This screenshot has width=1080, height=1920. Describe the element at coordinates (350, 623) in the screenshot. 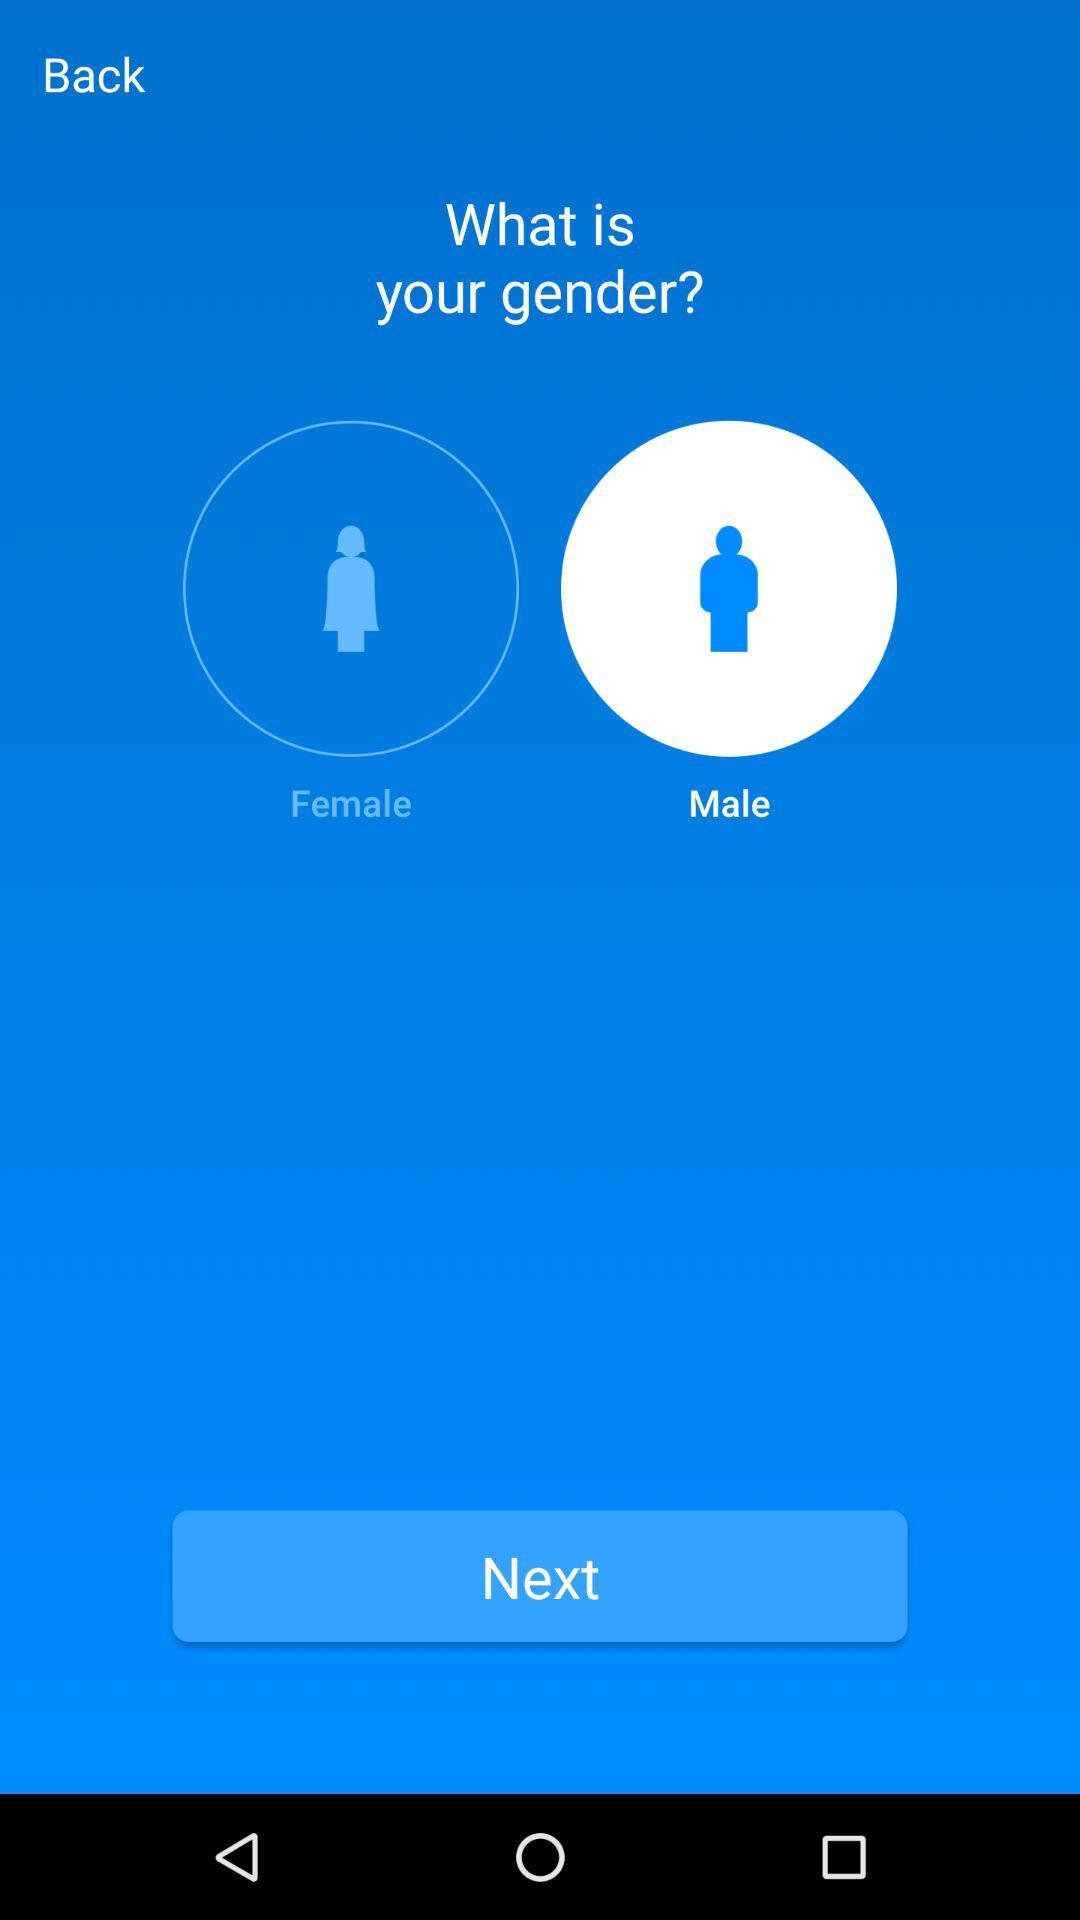

I see `female icon` at that location.